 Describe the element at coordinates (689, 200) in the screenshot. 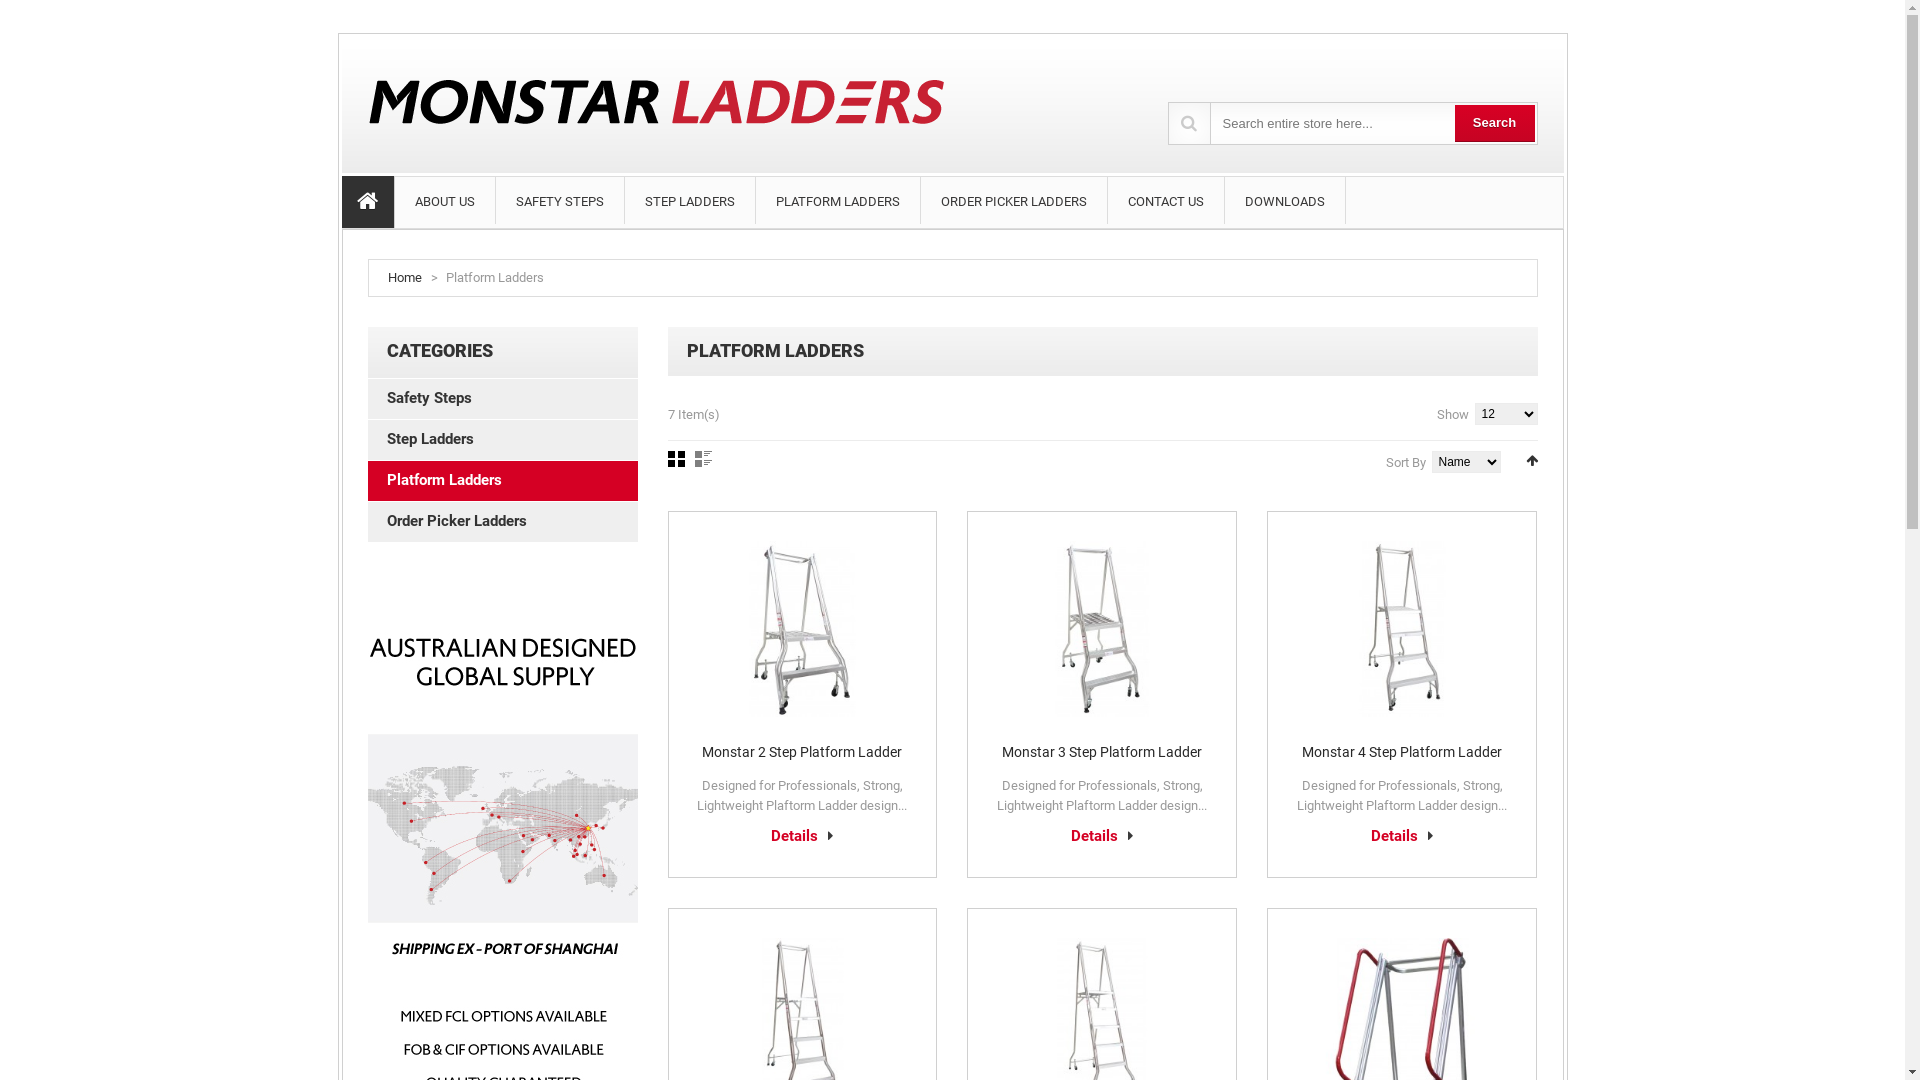

I see `'STEP LADDERS'` at that location.